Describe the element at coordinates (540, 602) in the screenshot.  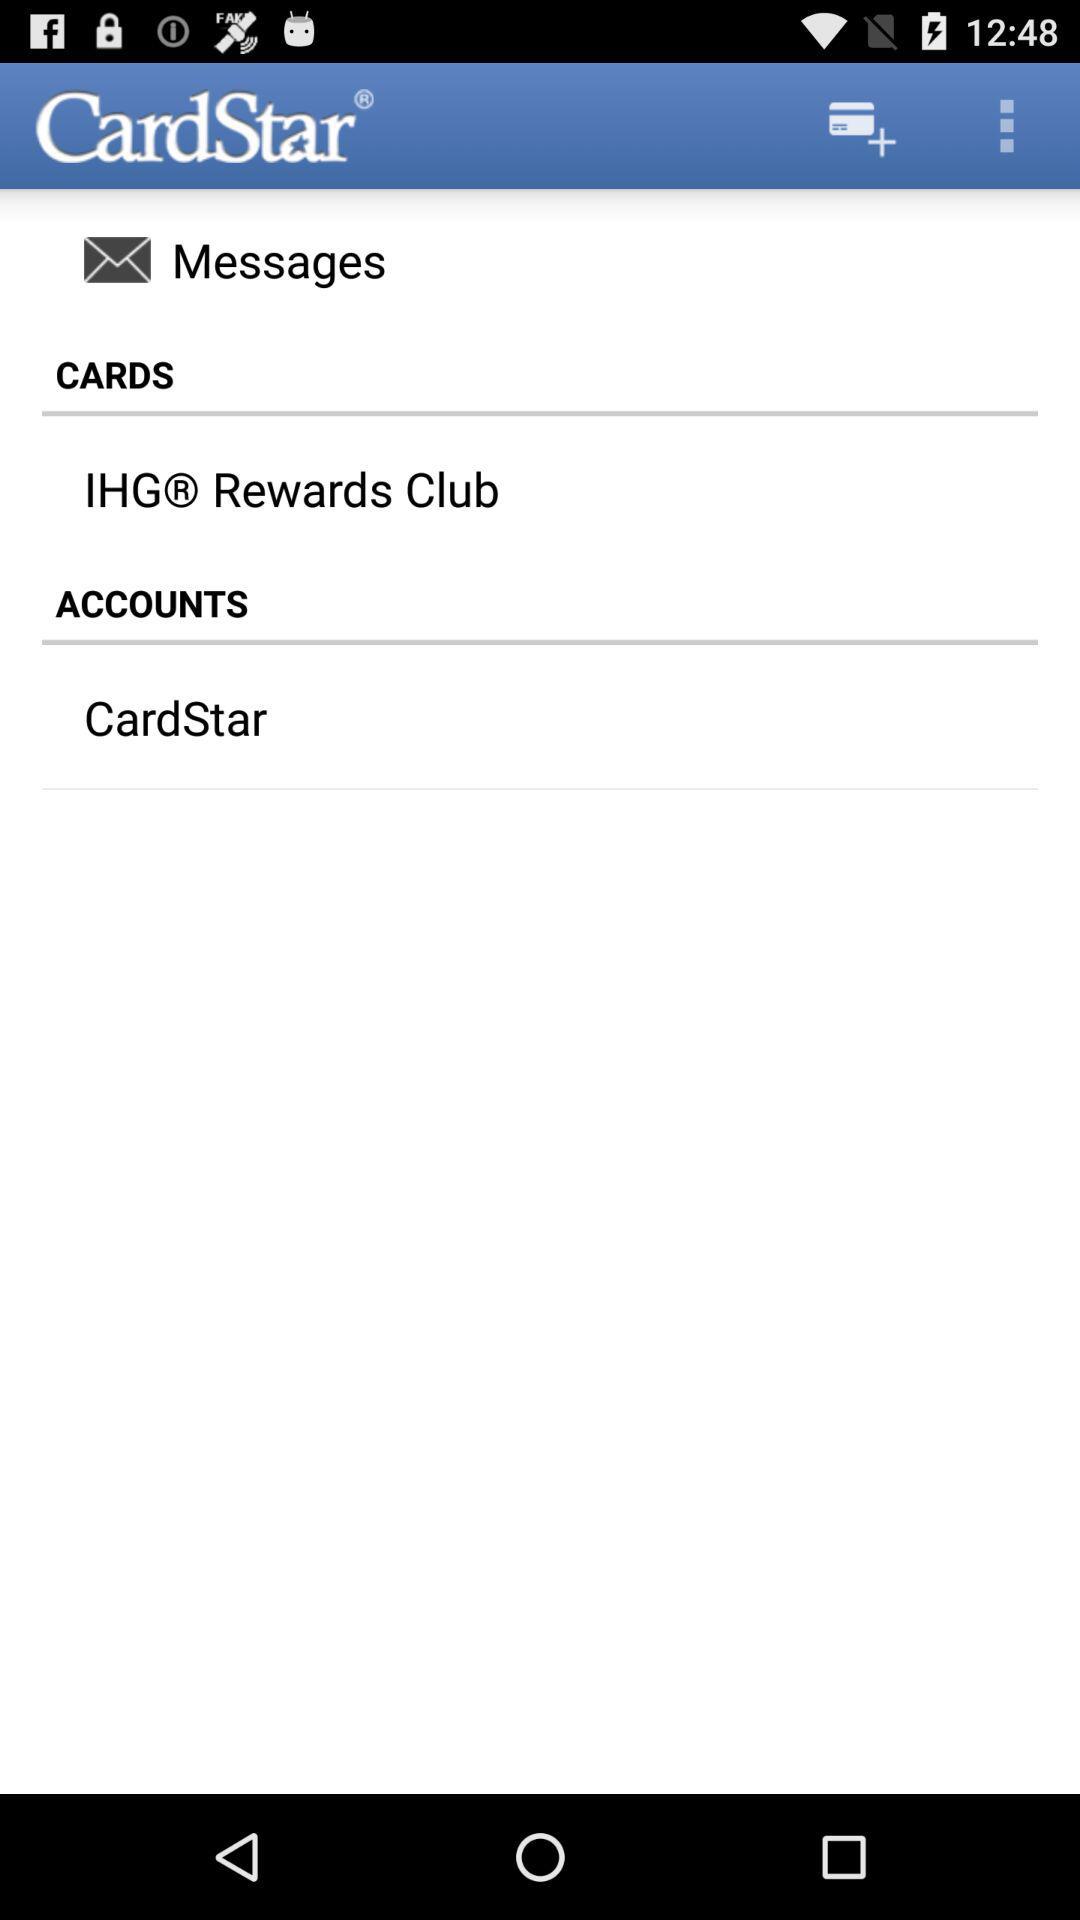
I see `the app above cardstar icon` at that location.